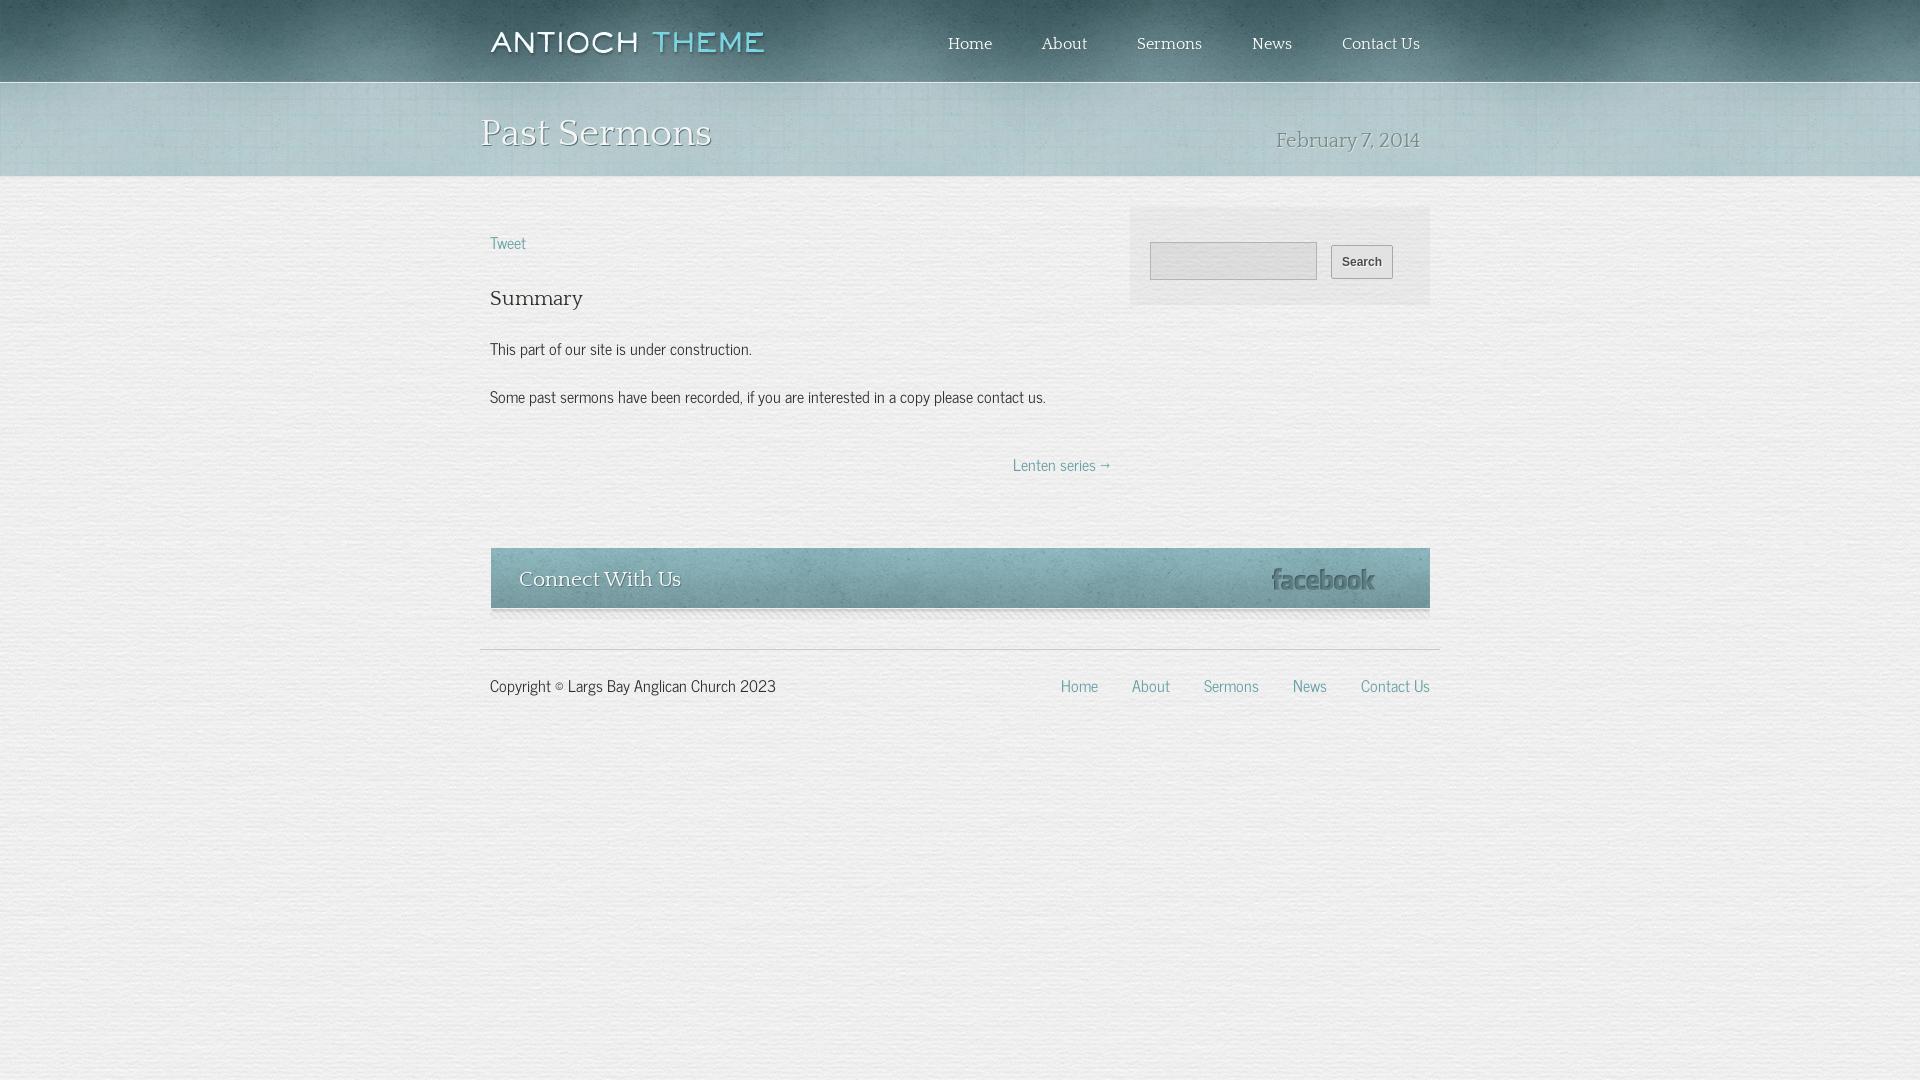  What do you see at coordinates (1323, 579) in the screenshot?
I see `'Facebook'` at bounding box center [1323, 579].